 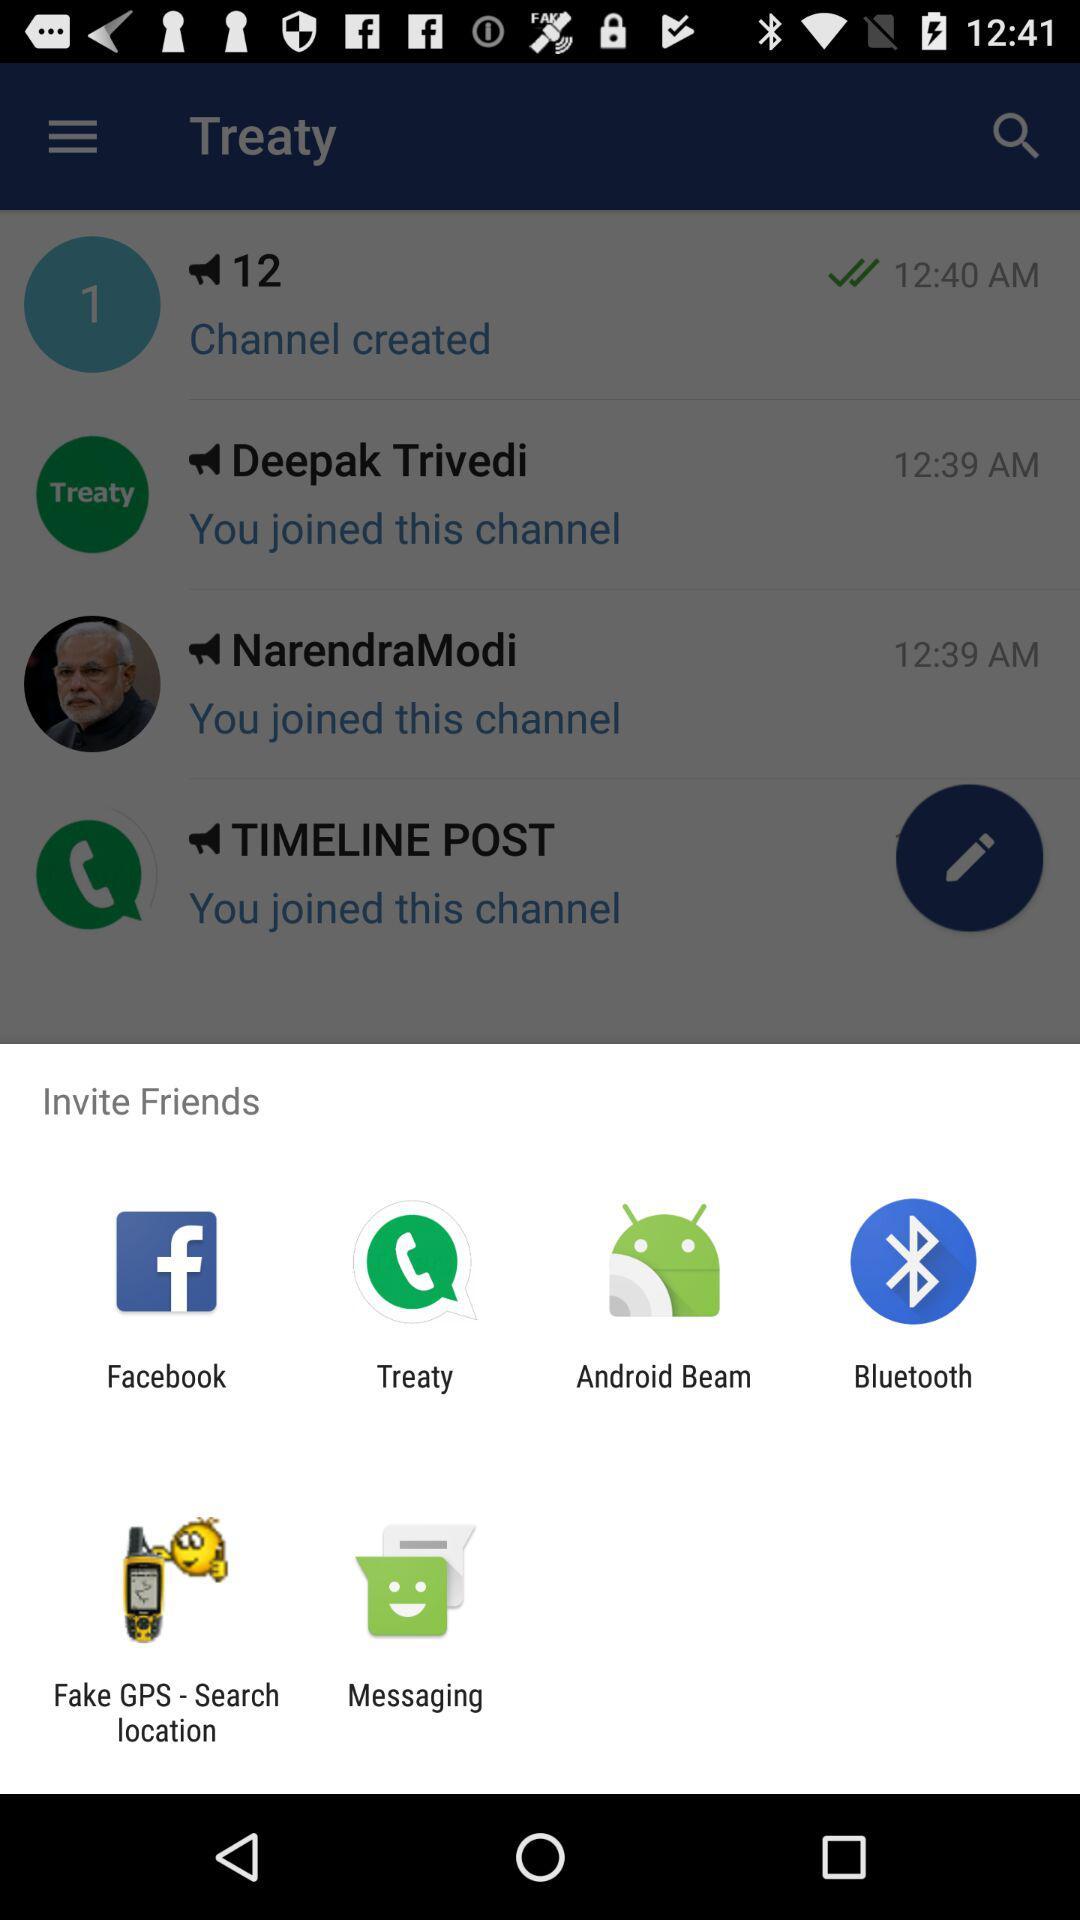 What do you see at coordinates (165, 1711) in the screenshot?
I see `fake gps search app` at bounding box center [165, 1711].